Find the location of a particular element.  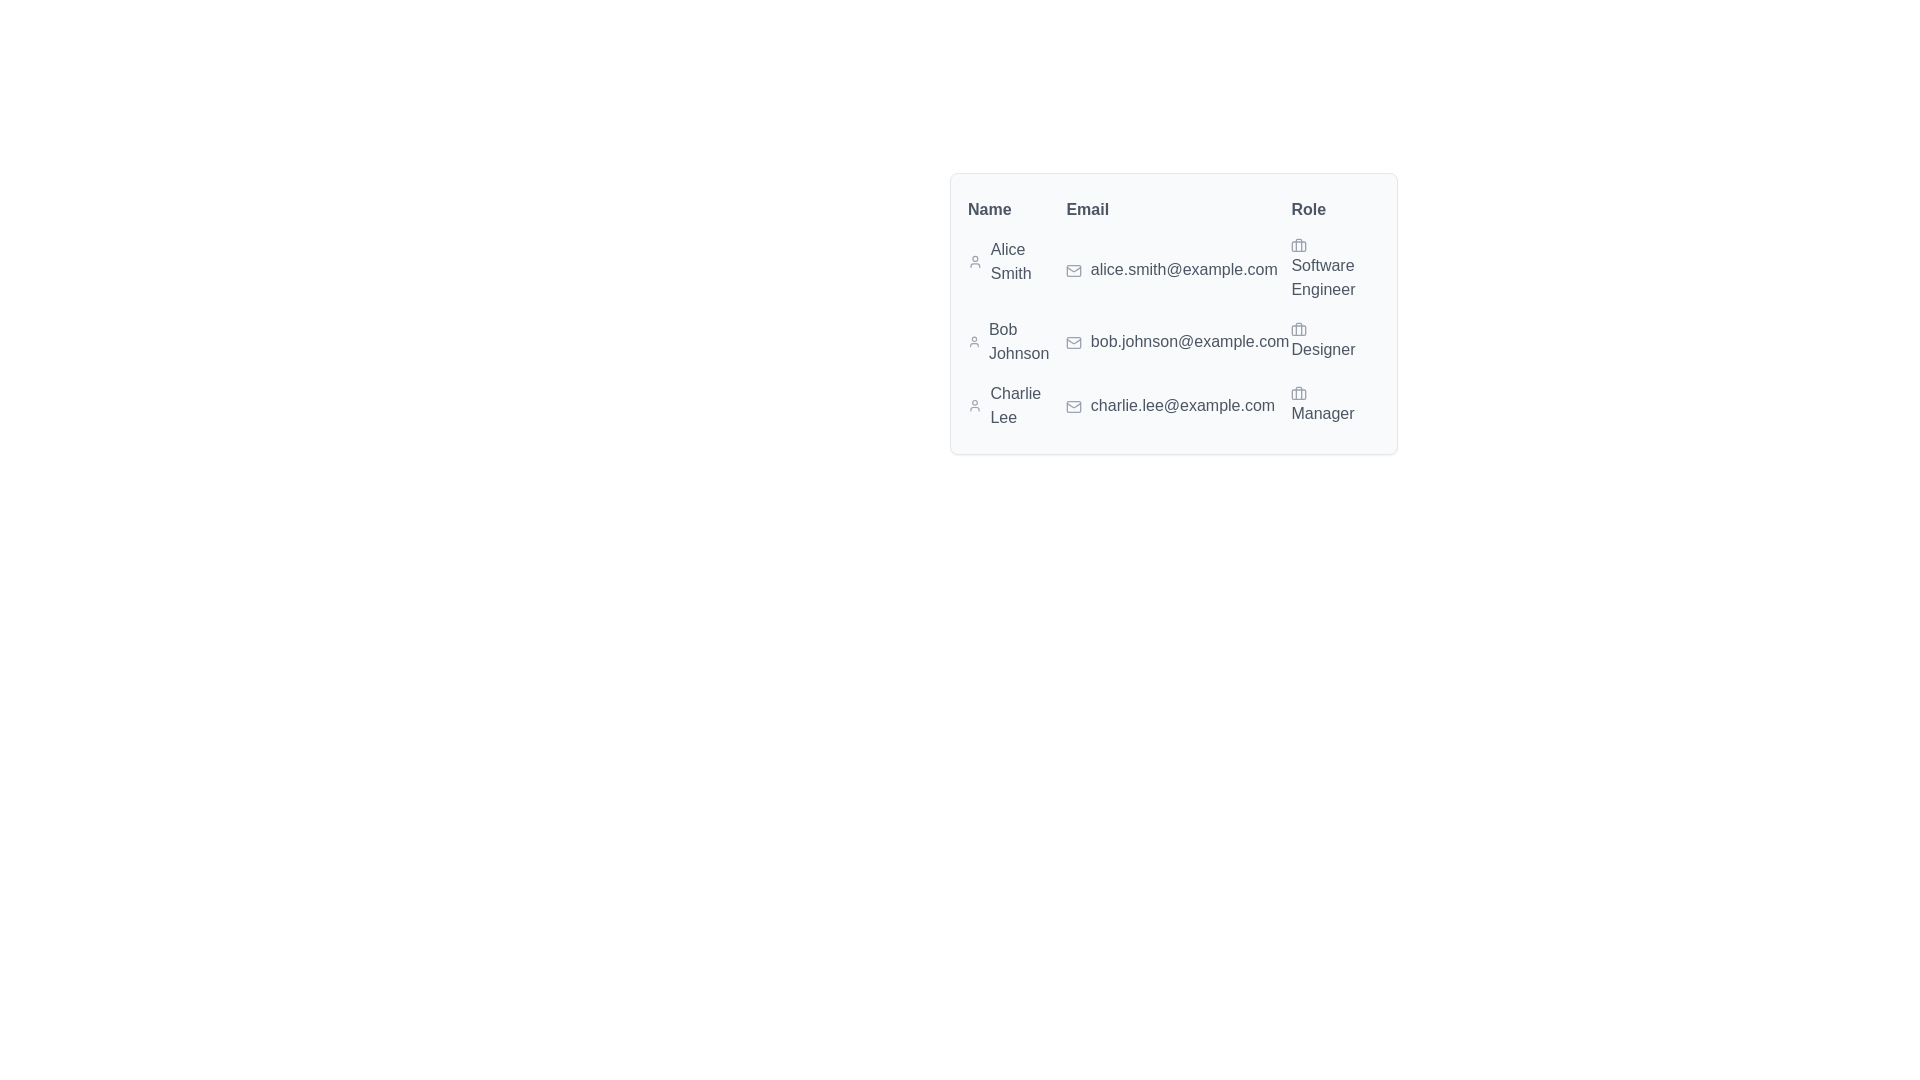

the email icon located in the Email column of the first row in a table layout, positioned left of the email text 'alice.smith@example.com' is located at coordinates (1073, 270).